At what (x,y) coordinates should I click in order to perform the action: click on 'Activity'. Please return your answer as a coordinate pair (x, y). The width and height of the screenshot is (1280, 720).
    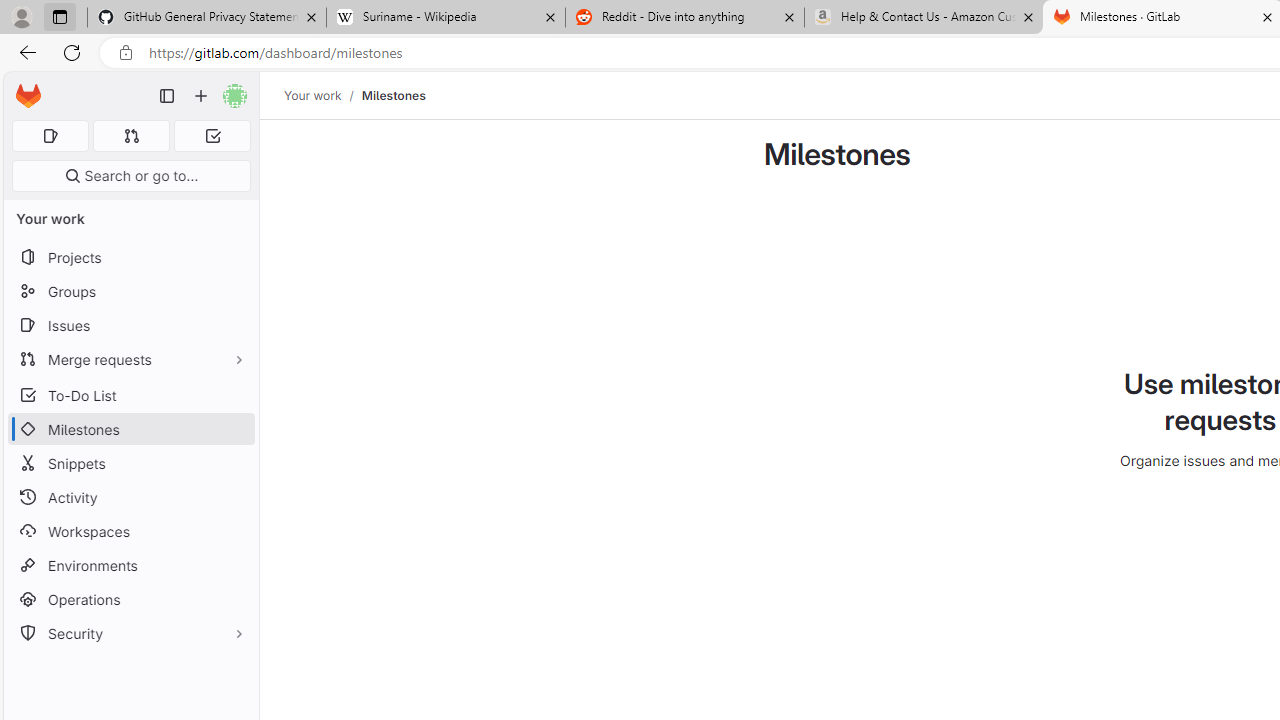
    Looking at the image, I should click on (130, 496).